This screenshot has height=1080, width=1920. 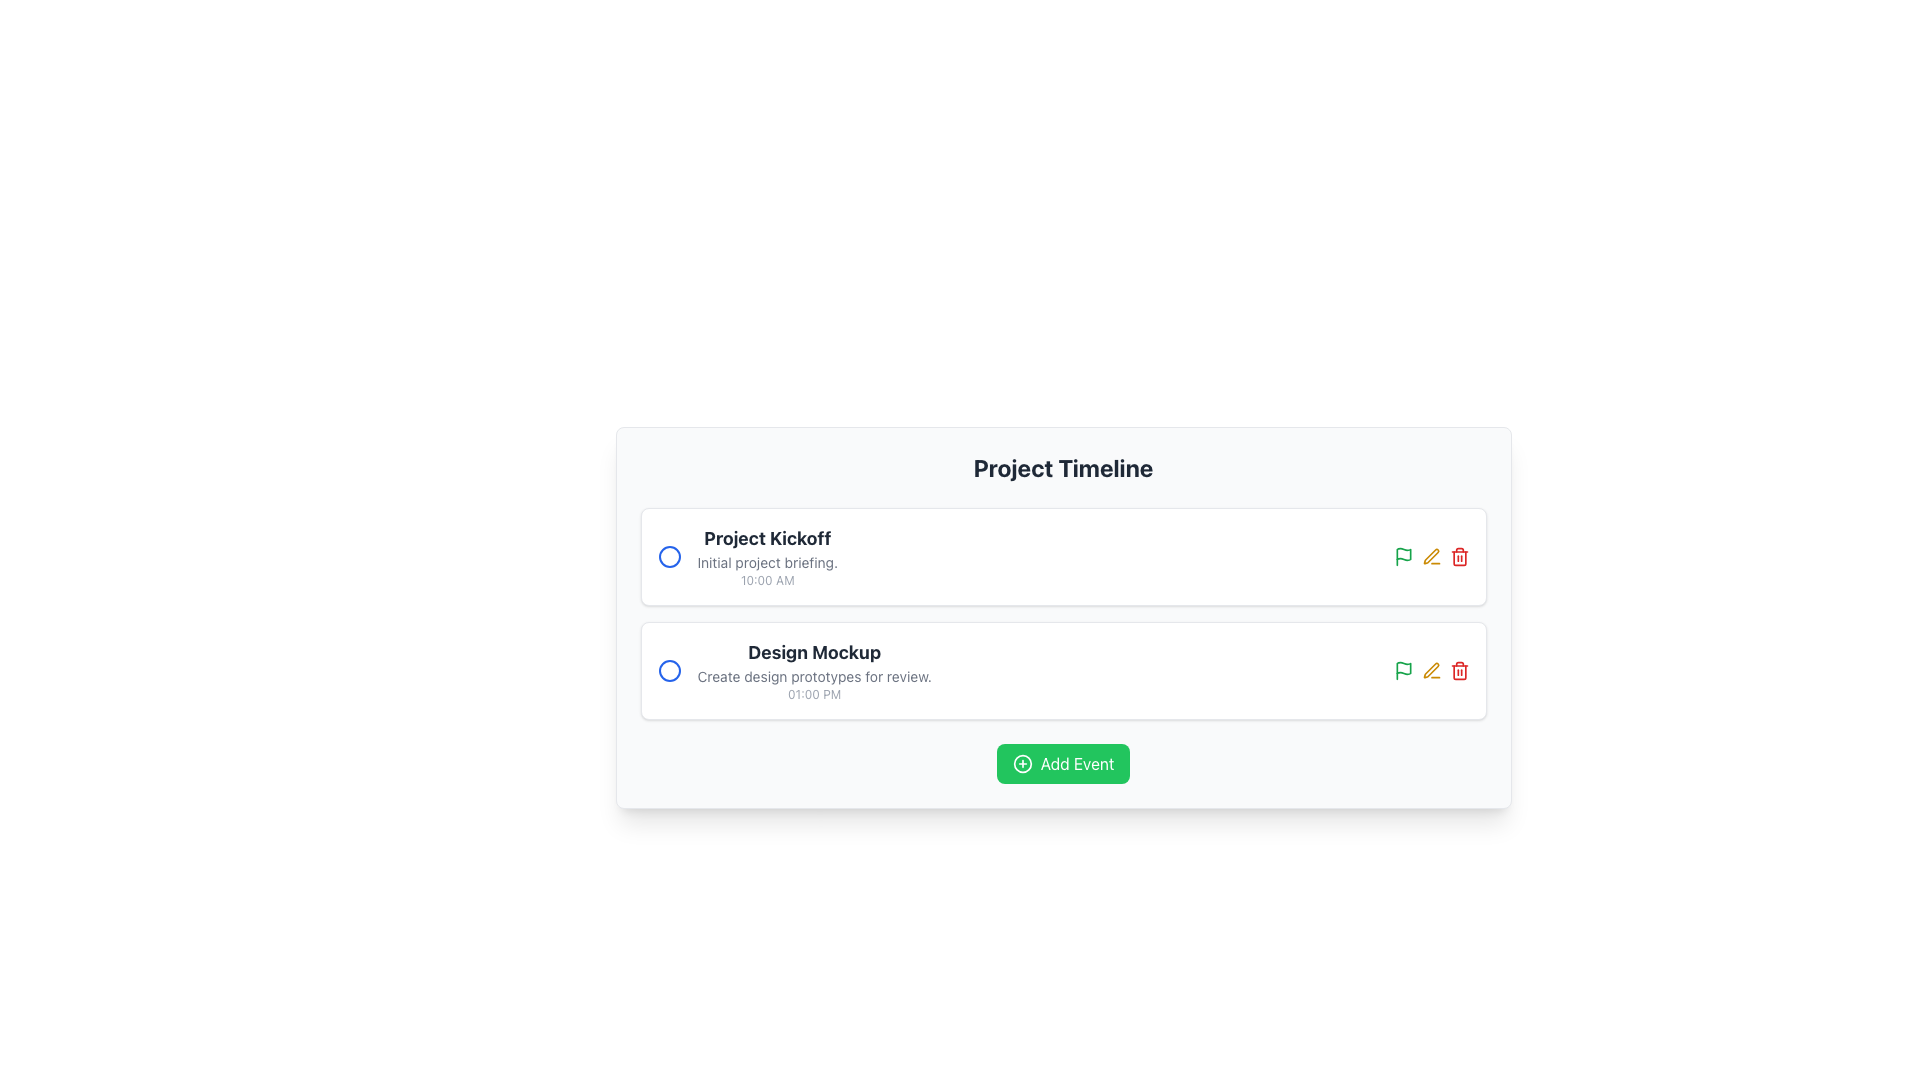 I want to click on the delete icon, which is the third icon in the group aligned to the right of the 'Design Mockup' timeline event, so click(x=1459, y=556).